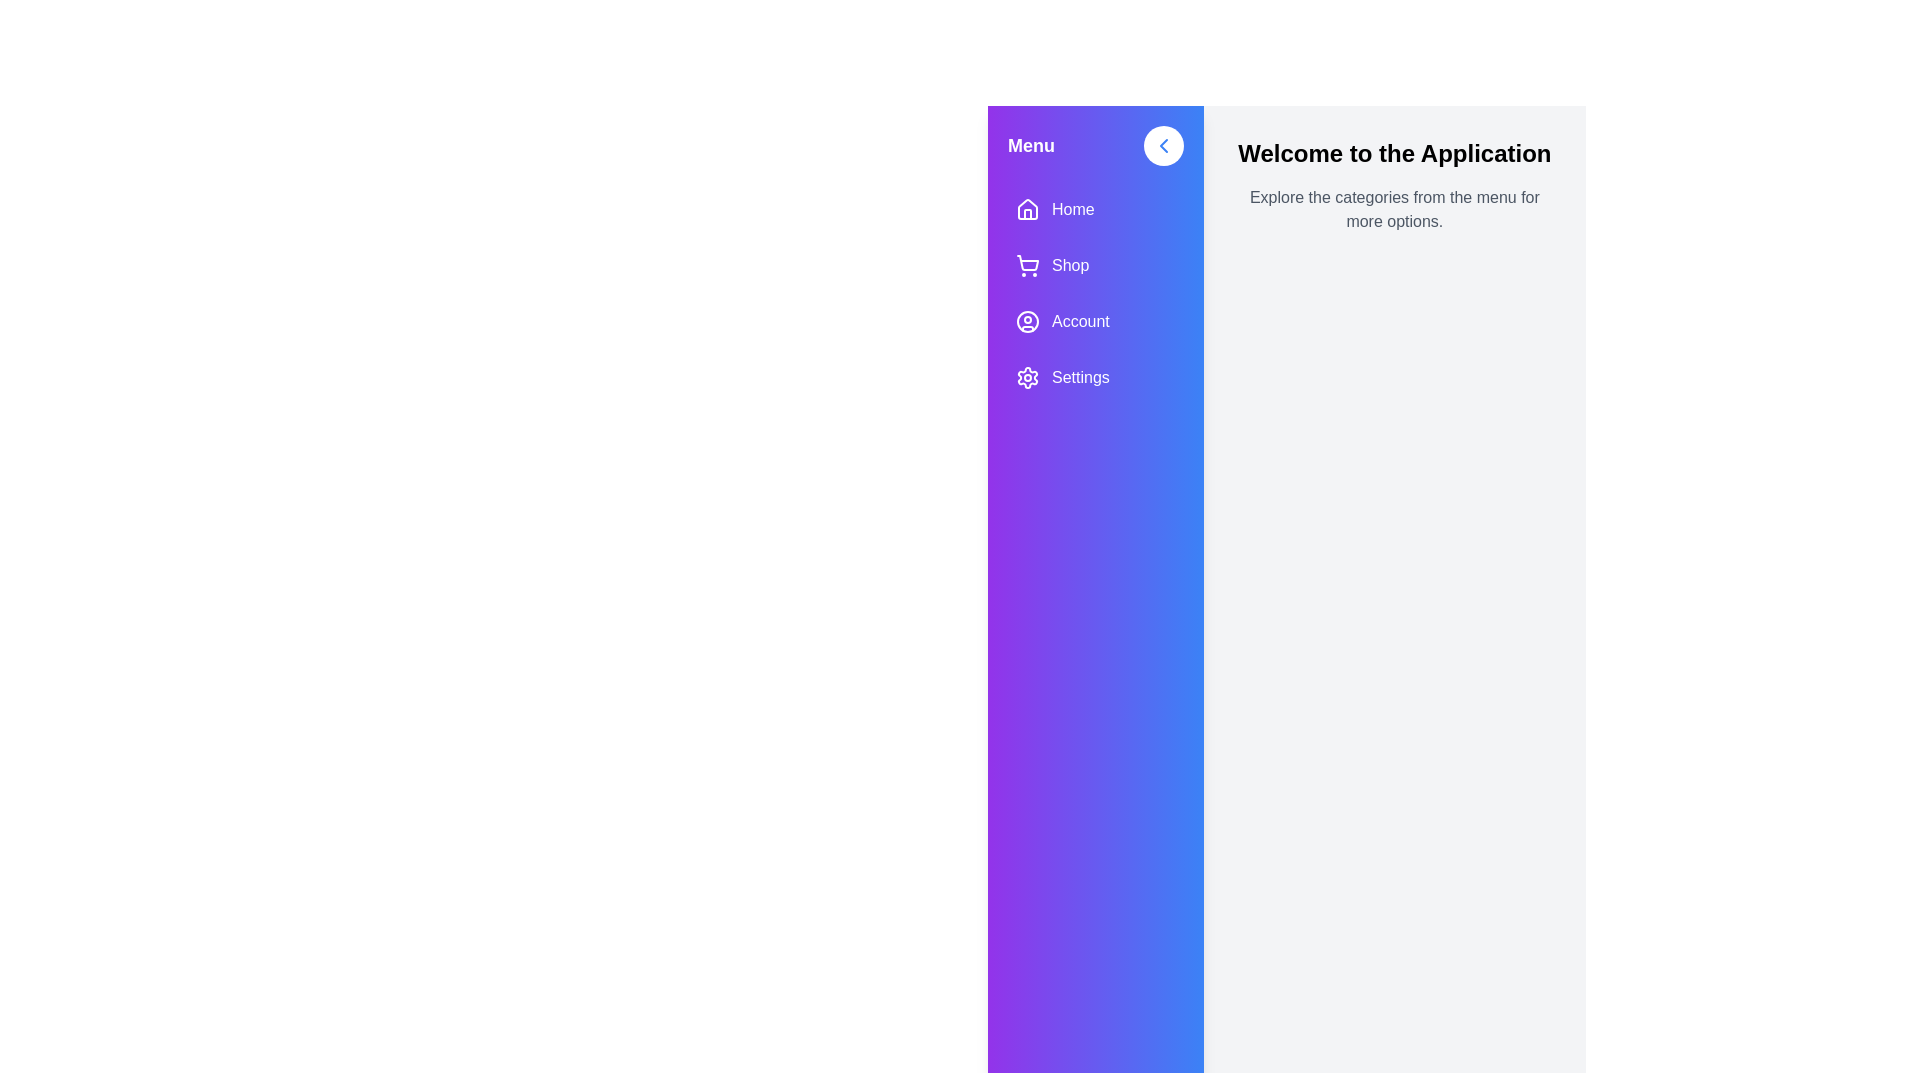  Describe the element at coordinates (1393, 153) in the screenshot. I see `the text block displaying 'Welcome to the Application', which is styled in bold and large font, located at the top of the main content area` at that location.